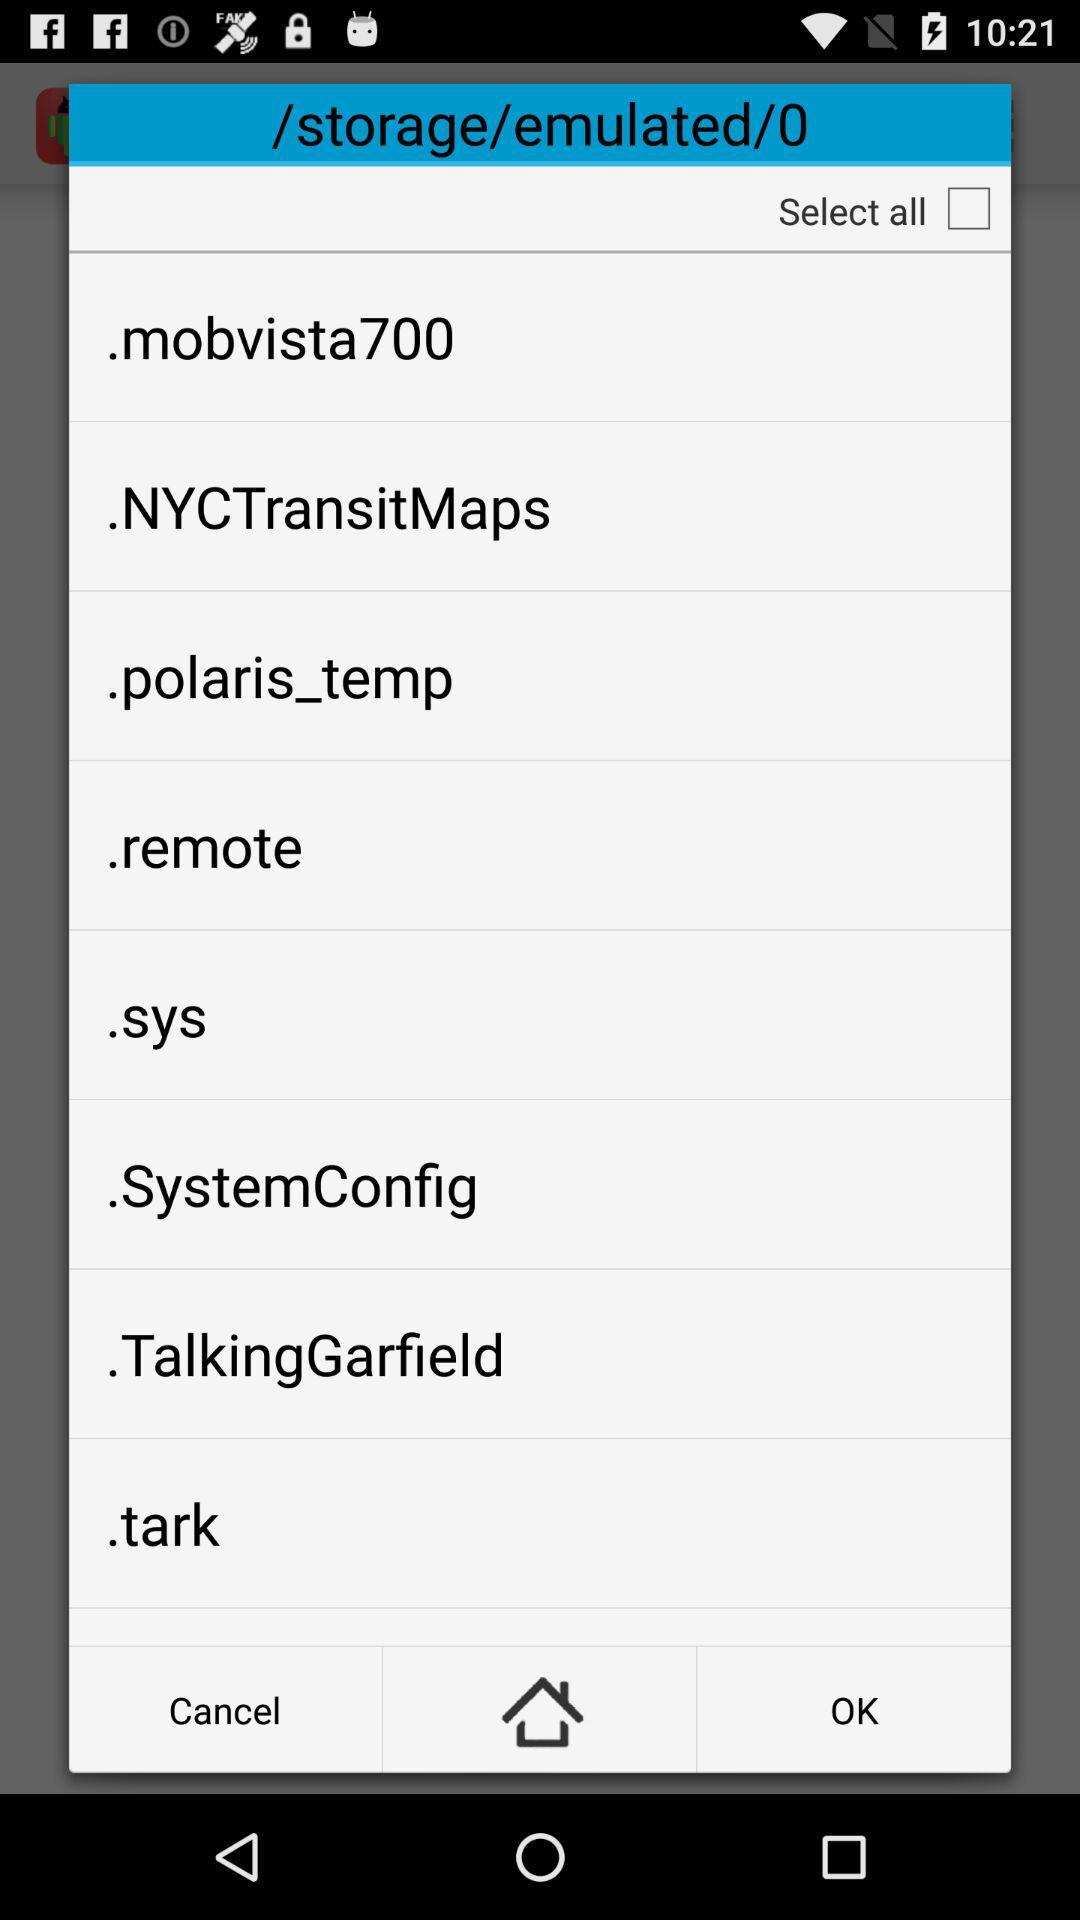  I want to click on icon below .nyctransitmaps app, so click(540, 675).